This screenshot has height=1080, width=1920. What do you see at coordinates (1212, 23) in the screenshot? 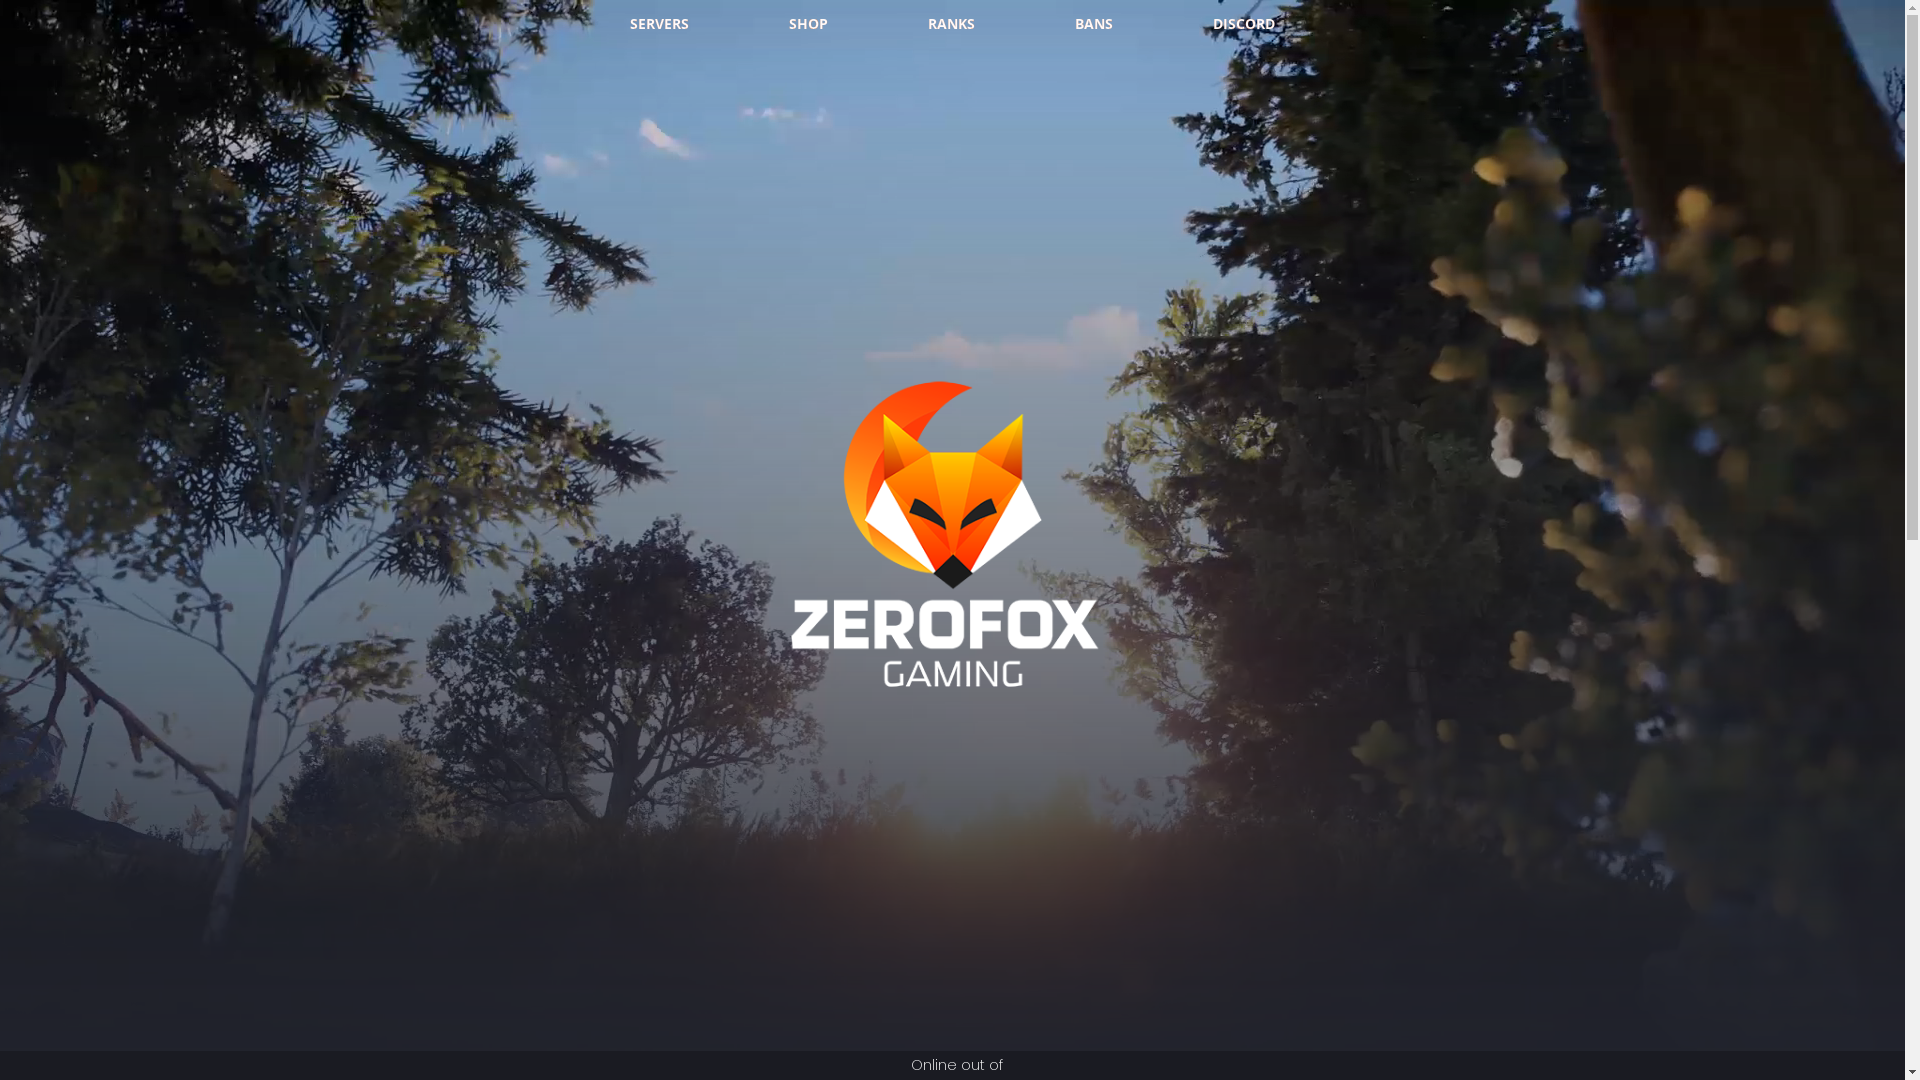
I see `'DISCORD'` at bounding box center [1212, 23].